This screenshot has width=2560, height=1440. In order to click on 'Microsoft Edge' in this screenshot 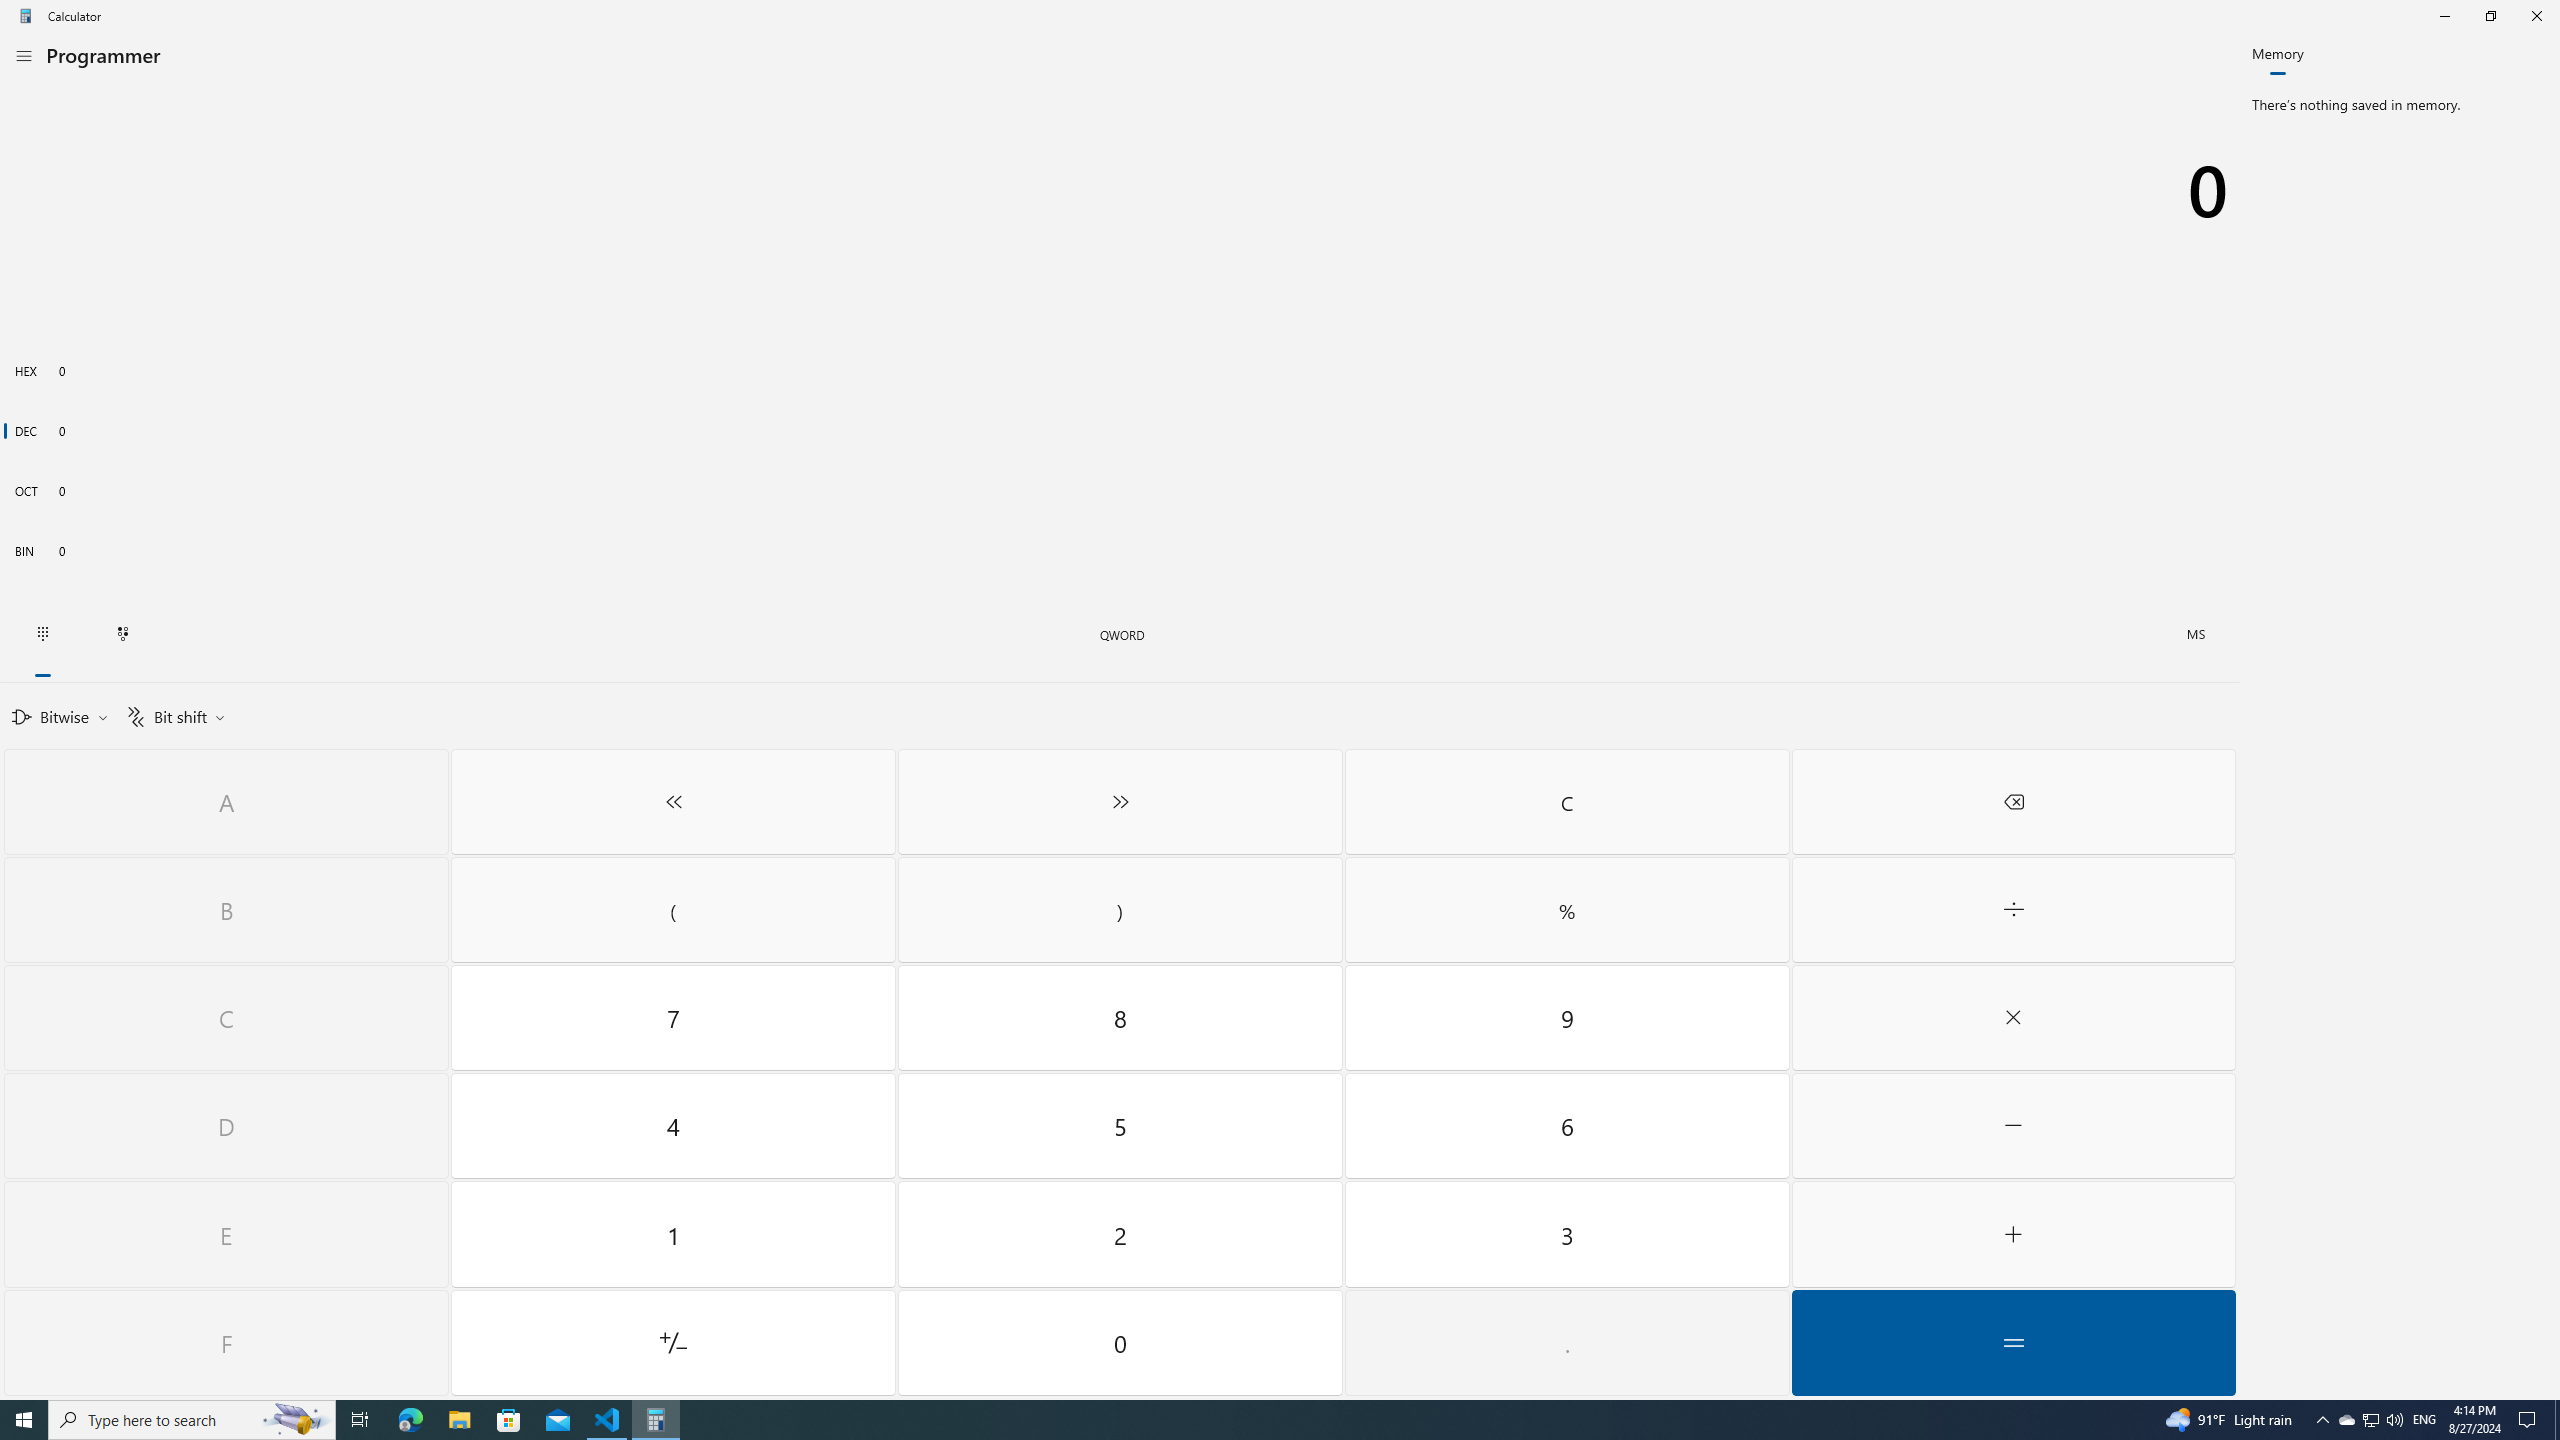, I will do `click(409, 1418)`.